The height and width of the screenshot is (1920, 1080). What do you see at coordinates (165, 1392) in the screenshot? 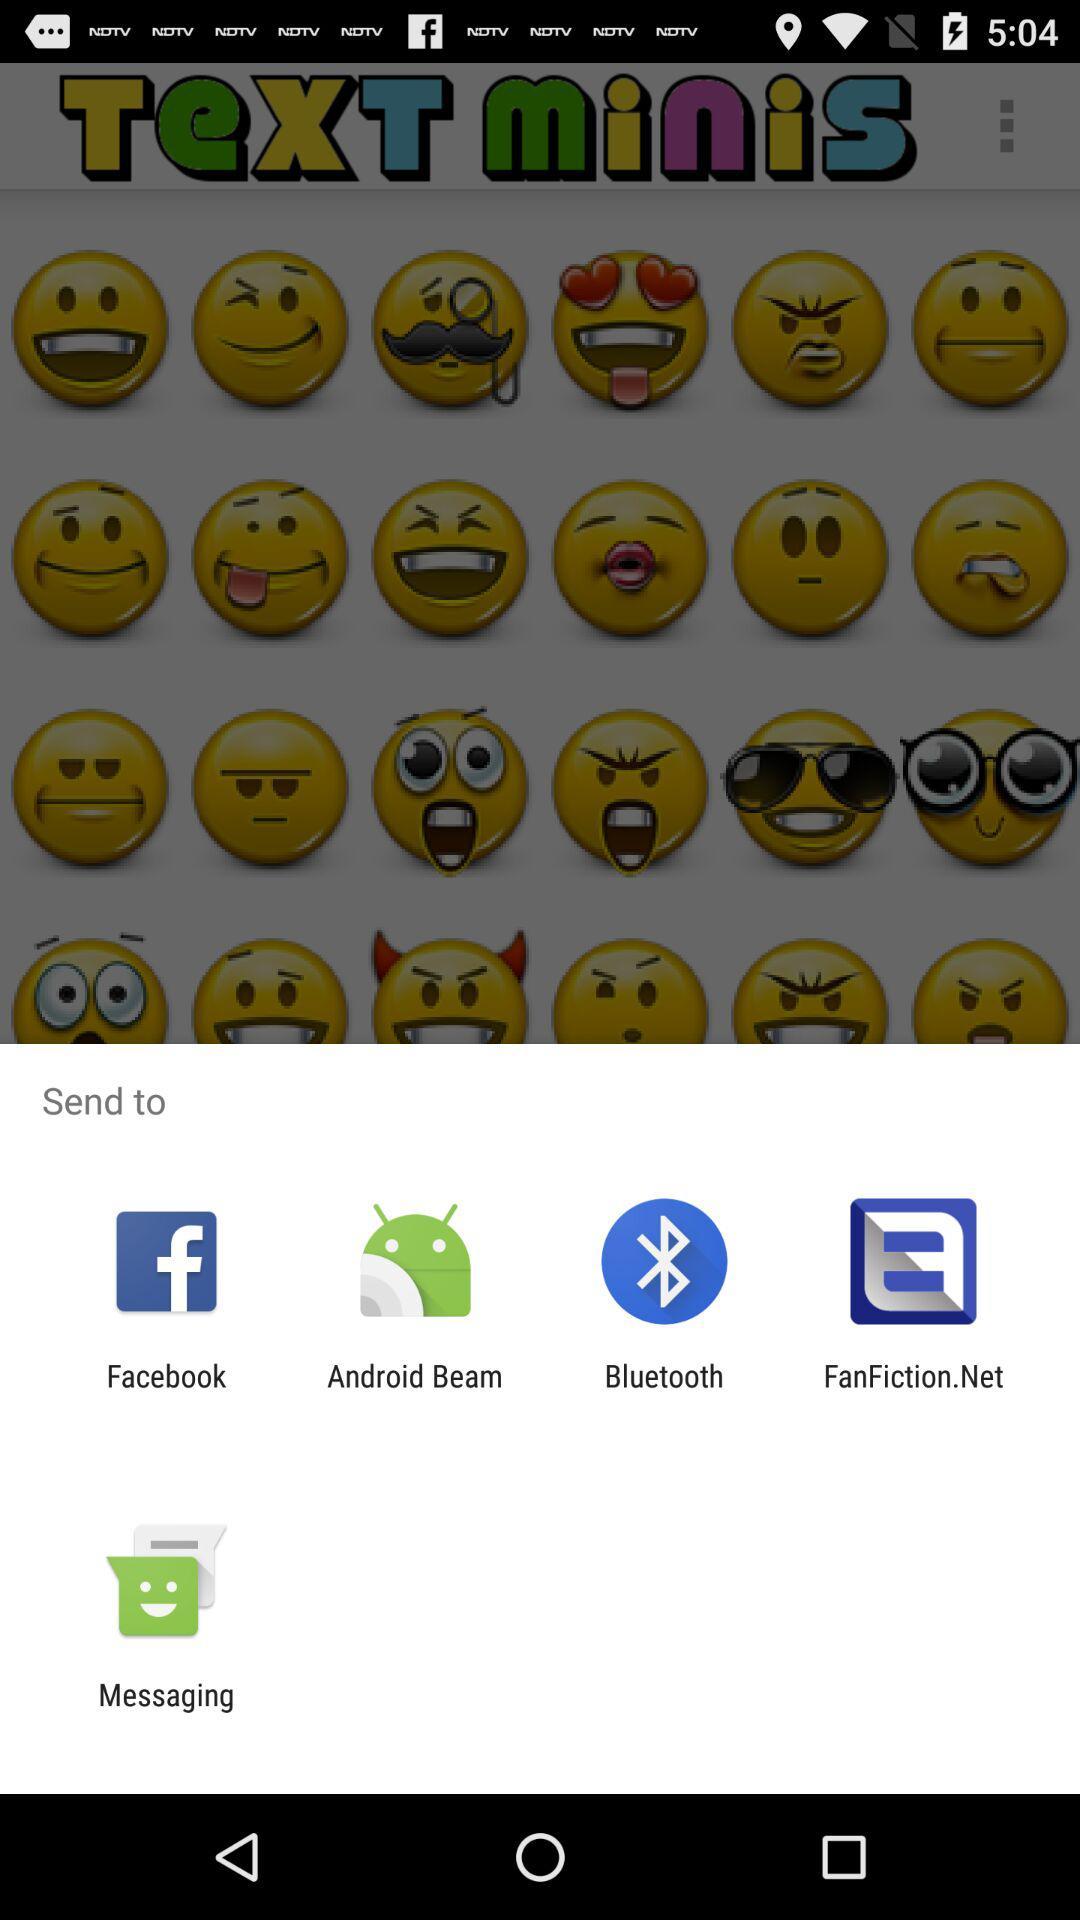
I see `the app next to android beam icon` at bounding box center [165, 1392].